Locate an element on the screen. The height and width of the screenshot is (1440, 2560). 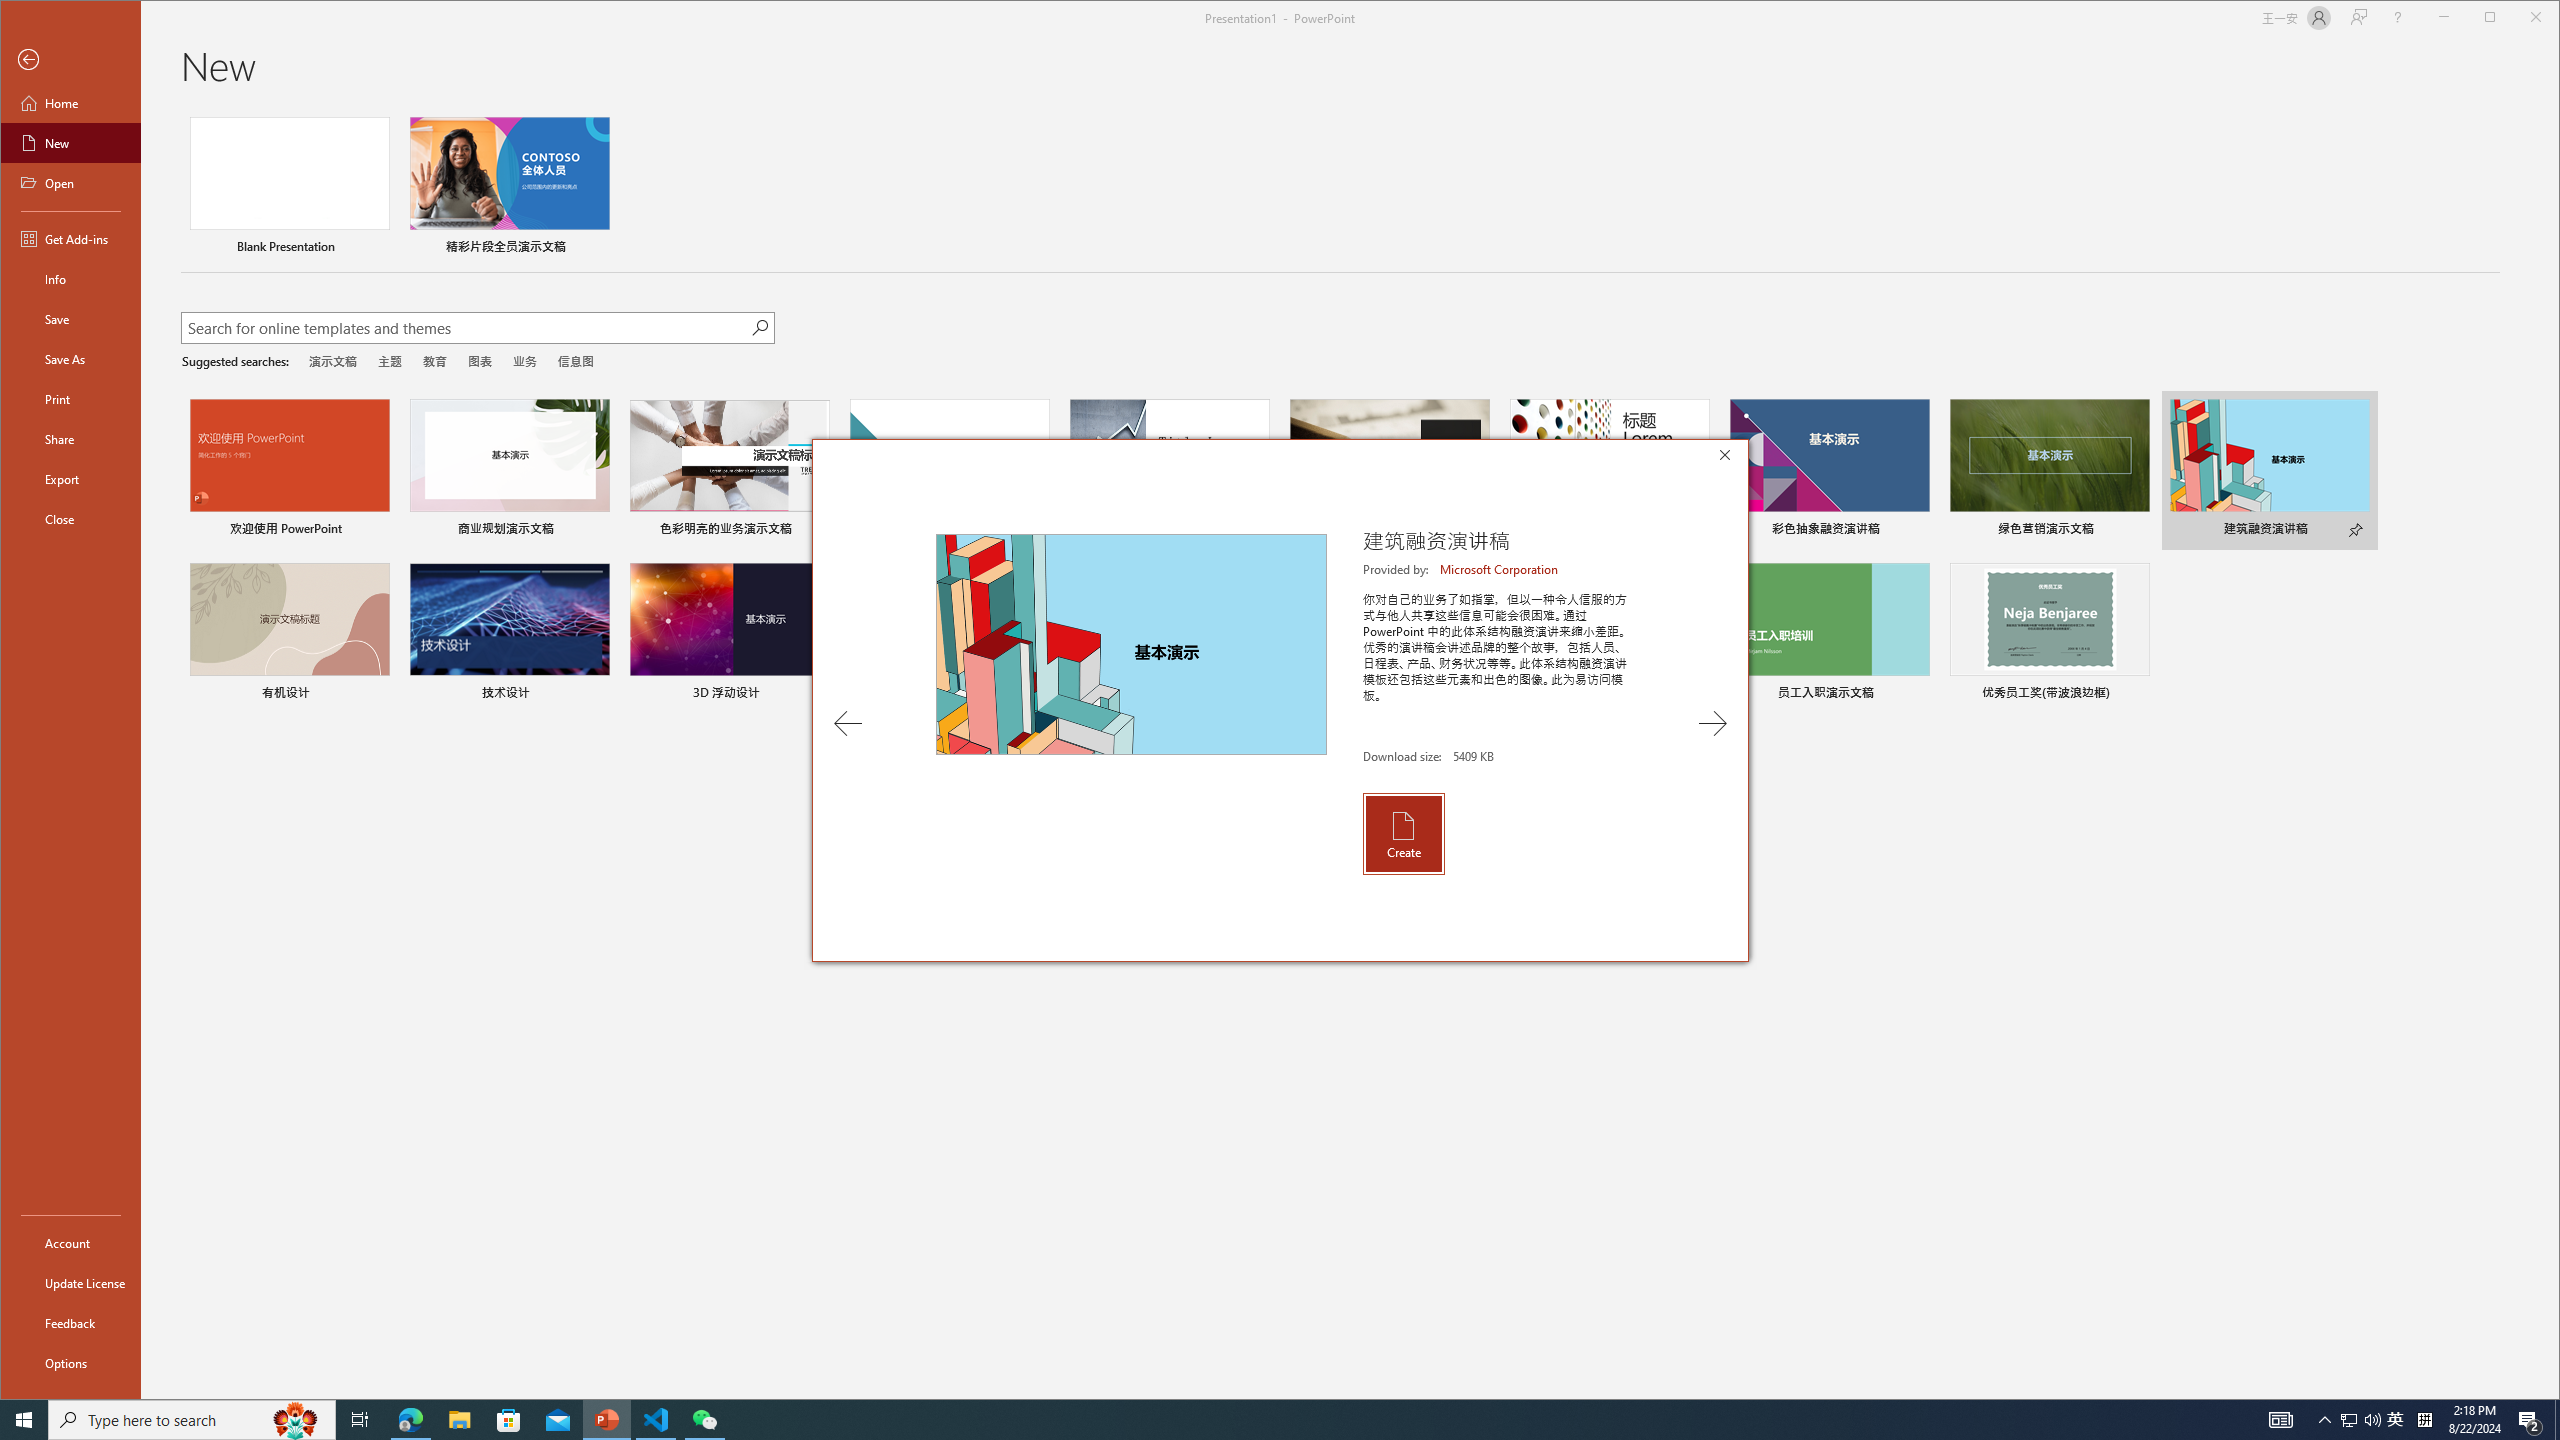
'Save As' is located at coordinates (69, 357).